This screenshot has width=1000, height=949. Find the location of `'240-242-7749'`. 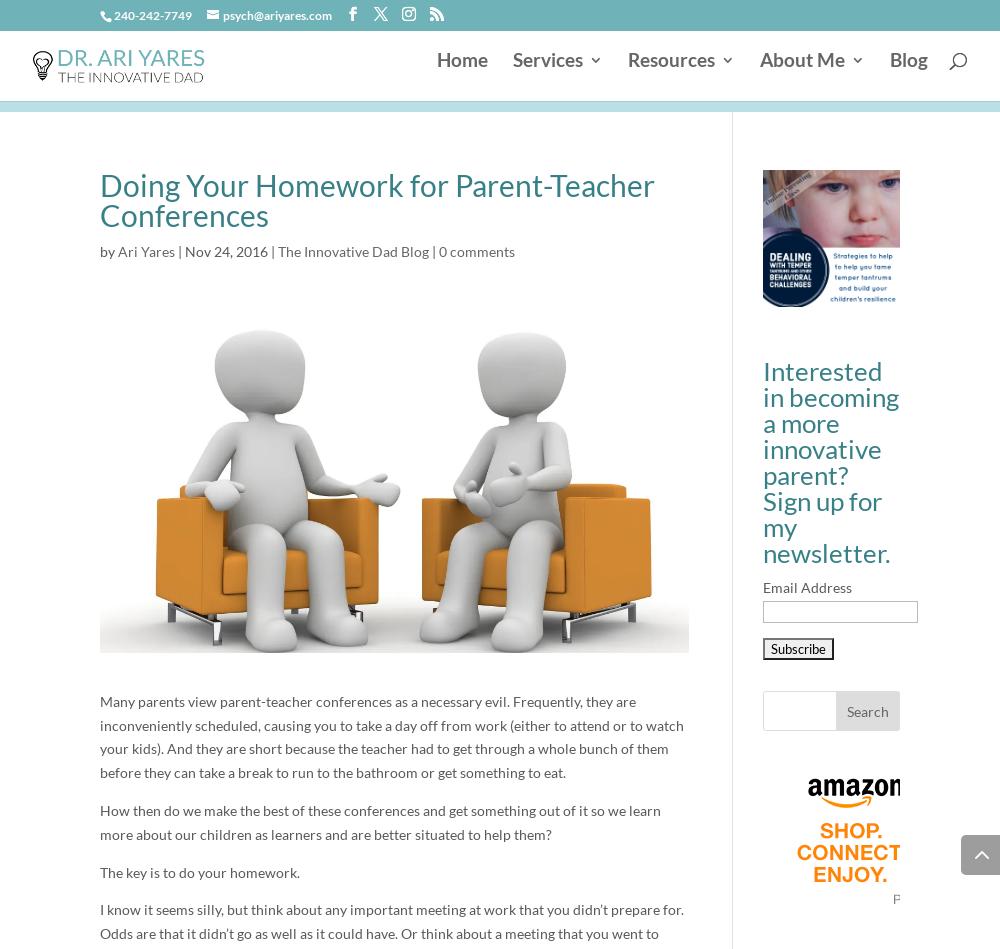

'240-242-7749' is located at coordinates (153, 15).